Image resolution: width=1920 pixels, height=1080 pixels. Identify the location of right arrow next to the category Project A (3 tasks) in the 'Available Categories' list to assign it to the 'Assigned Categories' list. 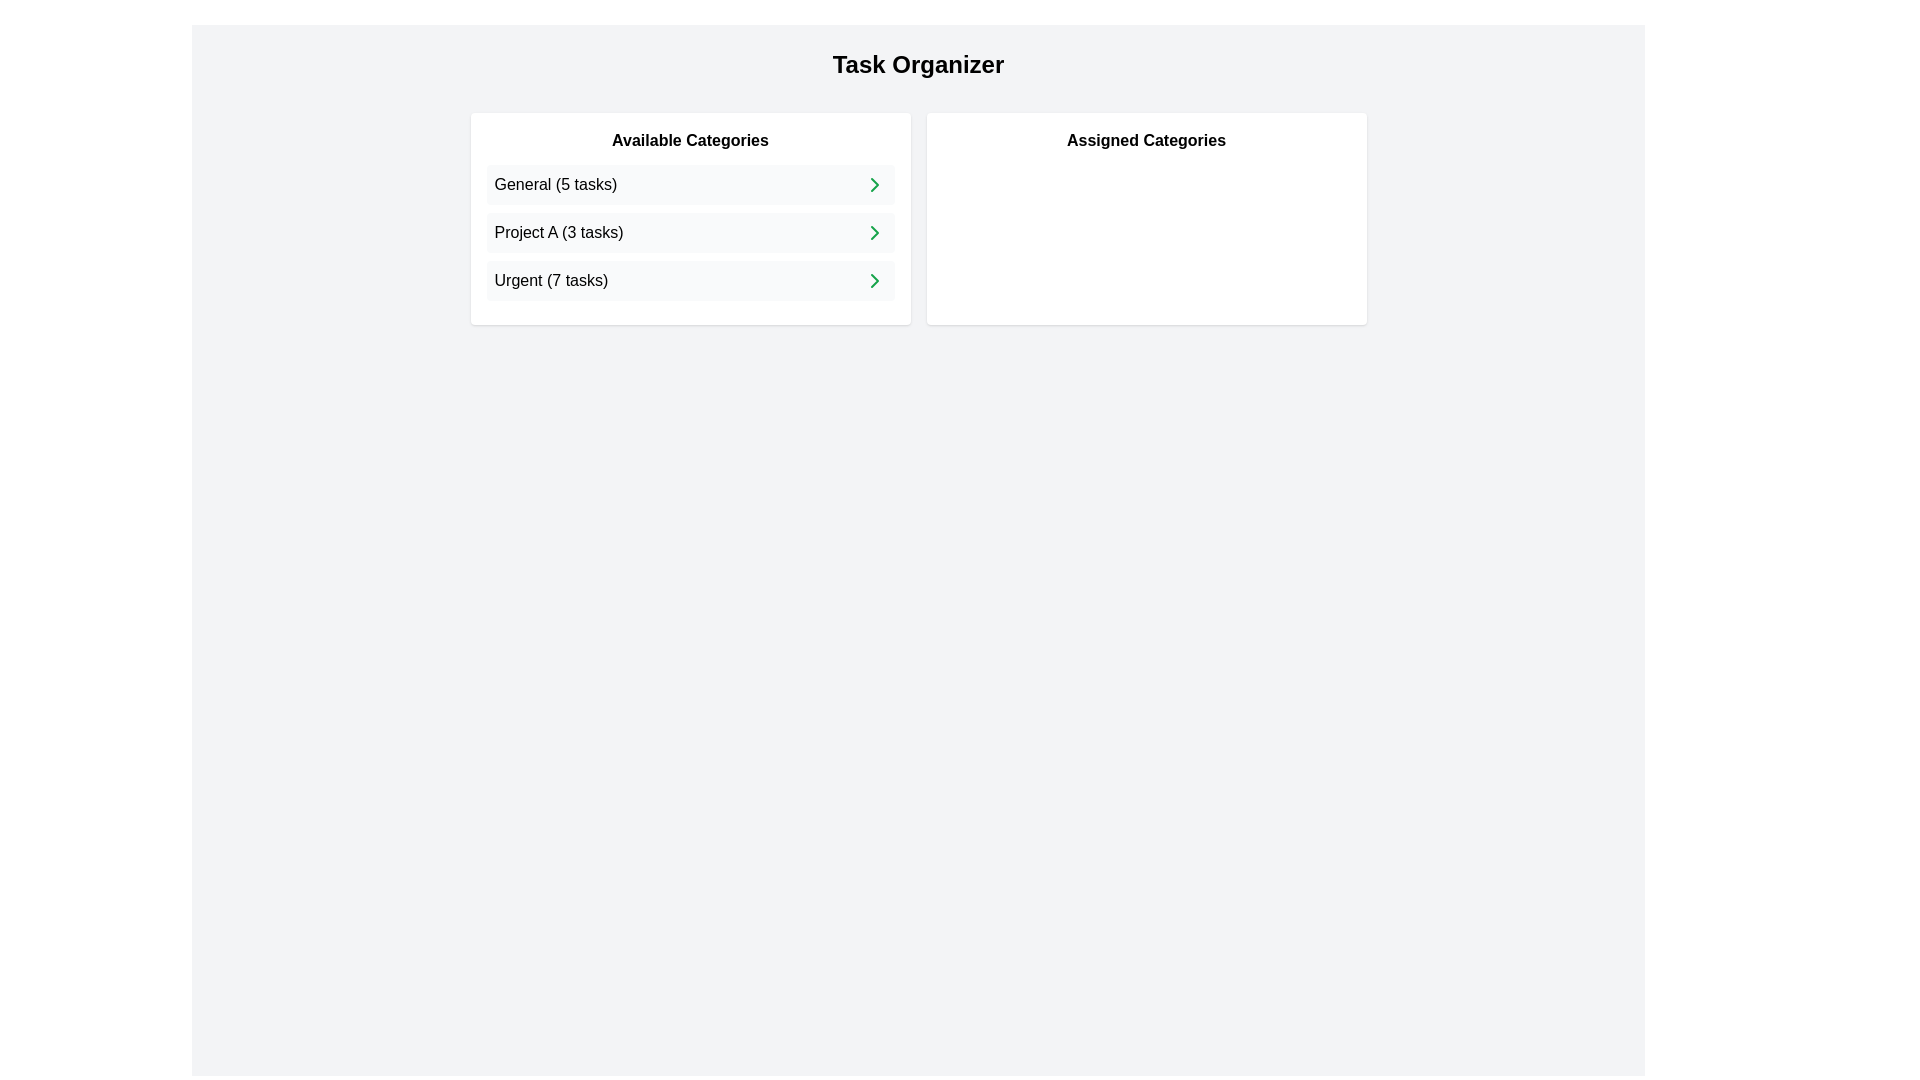
(874, 231).